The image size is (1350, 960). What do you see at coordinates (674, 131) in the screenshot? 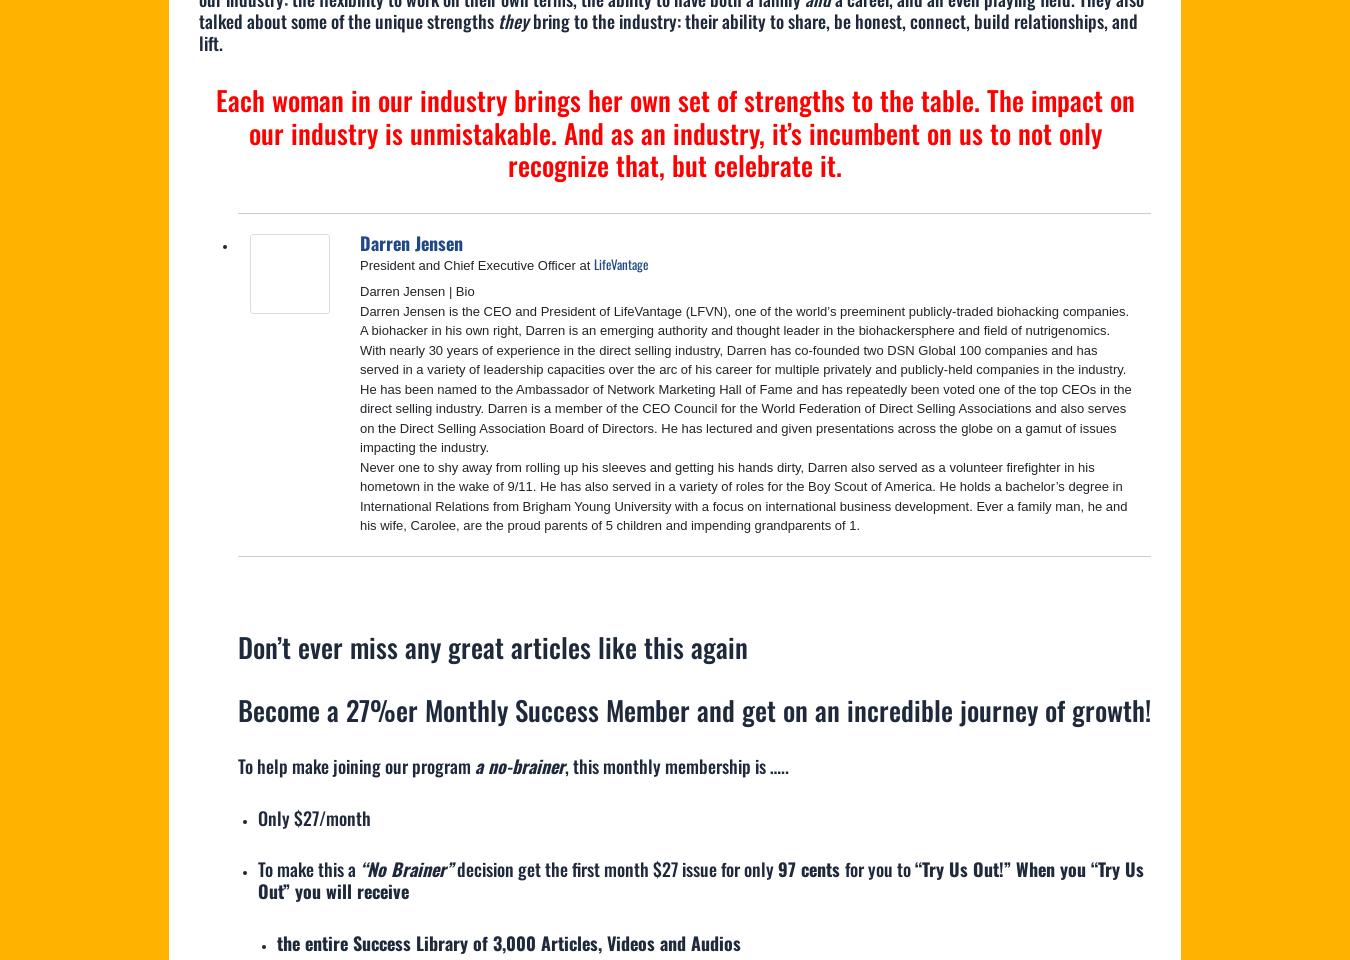
I see `'Each woman in our industry brings her own set of strengths to the table. The impact on our industry is unmistakable. And as an industry, it’s incumbent on us to not only recognize that, but celebrate it.'` at bounding box center [674, 131].